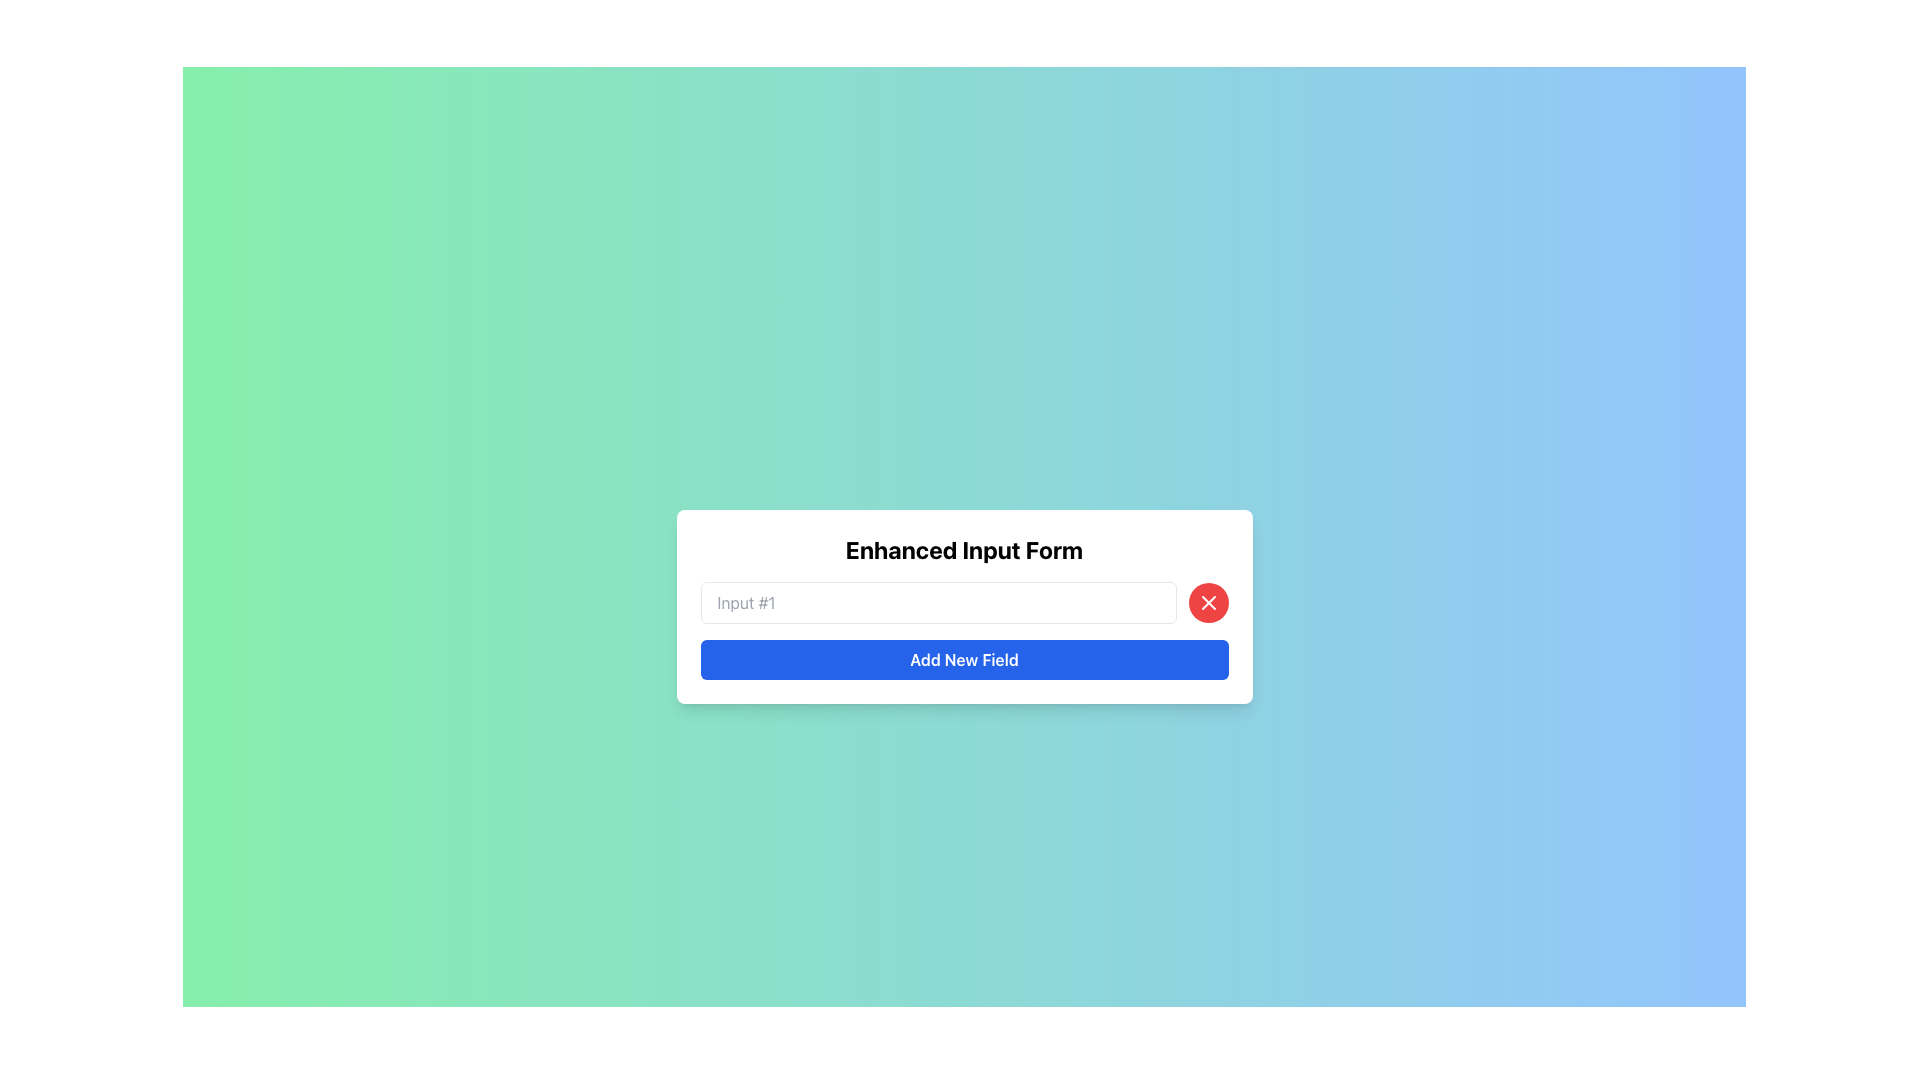 The width and height of the screenshot is (1920, 1080). What do you see at coordinates (1207, 601) in the screenshot?
I see `the 'remove' button located to the right of the text input field labeled 'Input #1'` at bounding box center [1207, 601].